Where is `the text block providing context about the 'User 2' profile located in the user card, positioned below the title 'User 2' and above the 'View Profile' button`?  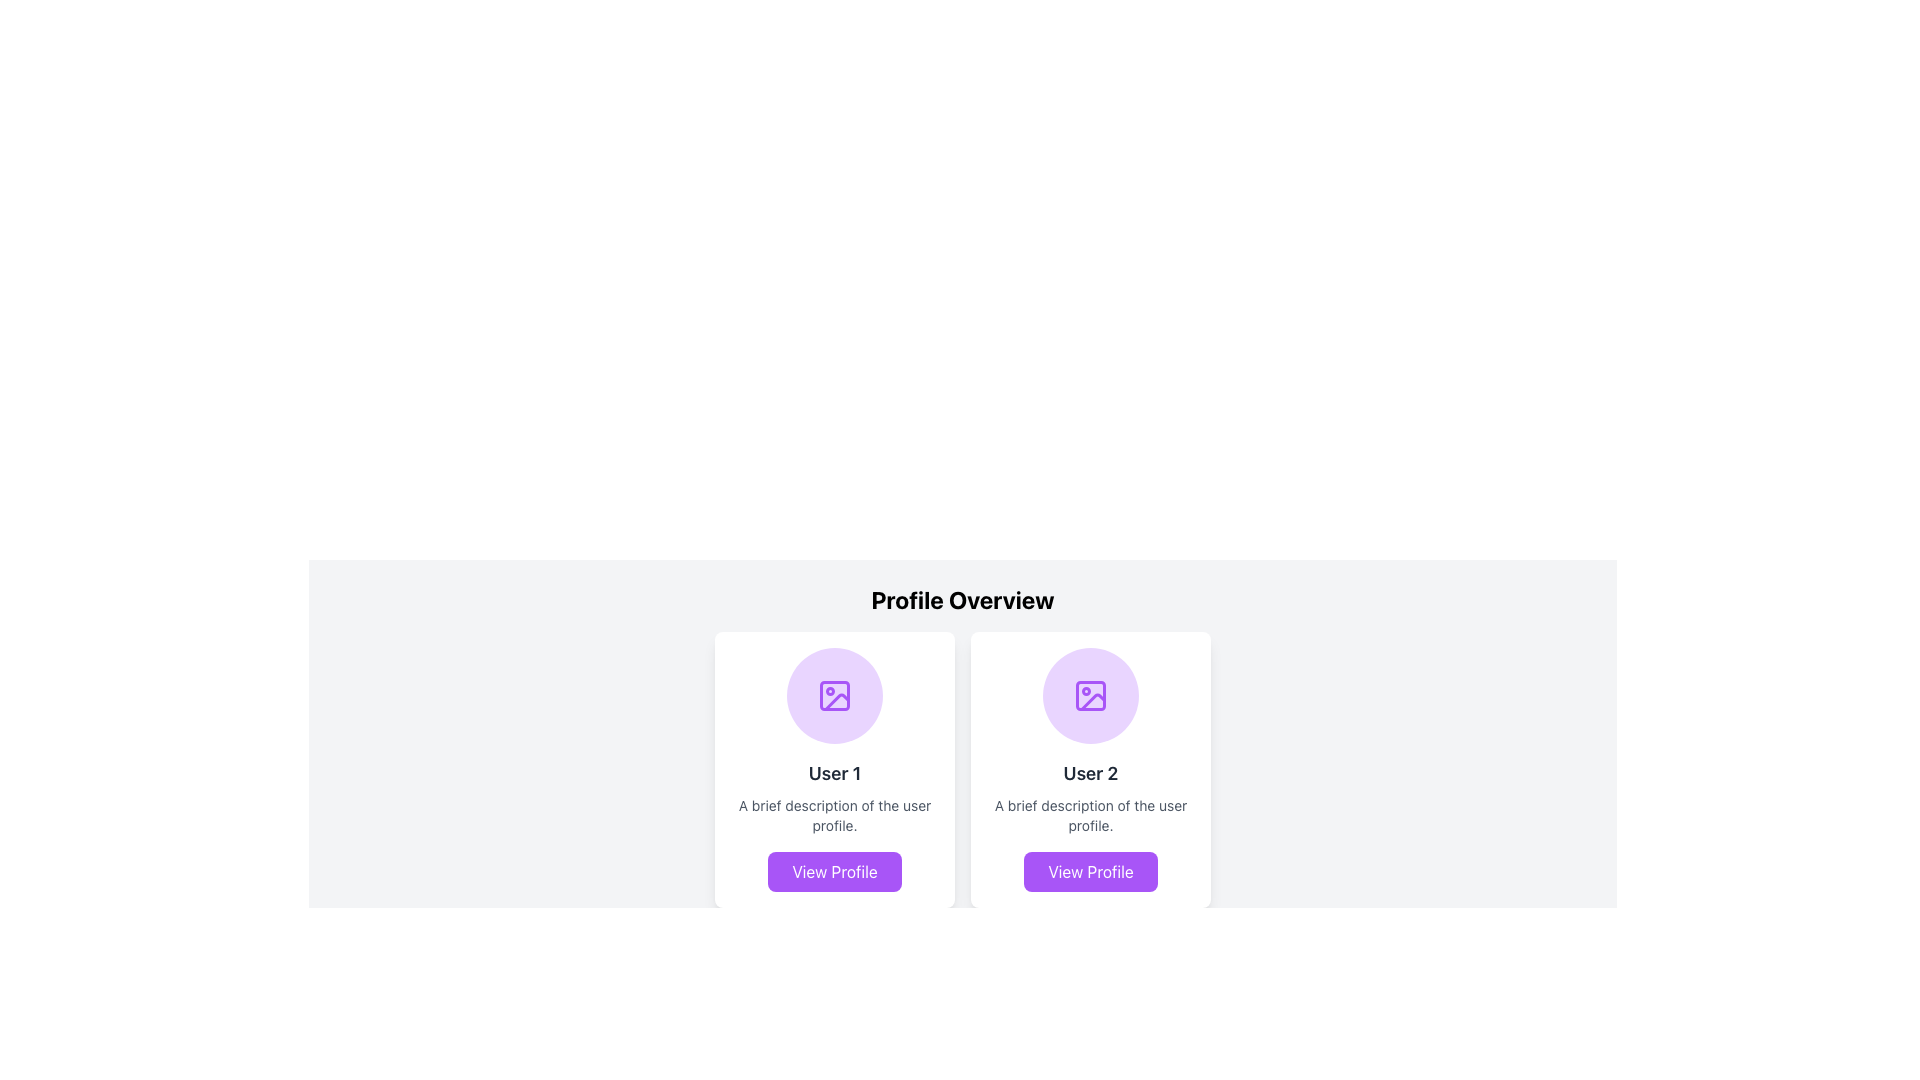
the text block providing context about the 'User 2' profile located in the user card, positioned below the title 'User 2' and above the 'View Profile' button is located at coordinates (1089, 816).